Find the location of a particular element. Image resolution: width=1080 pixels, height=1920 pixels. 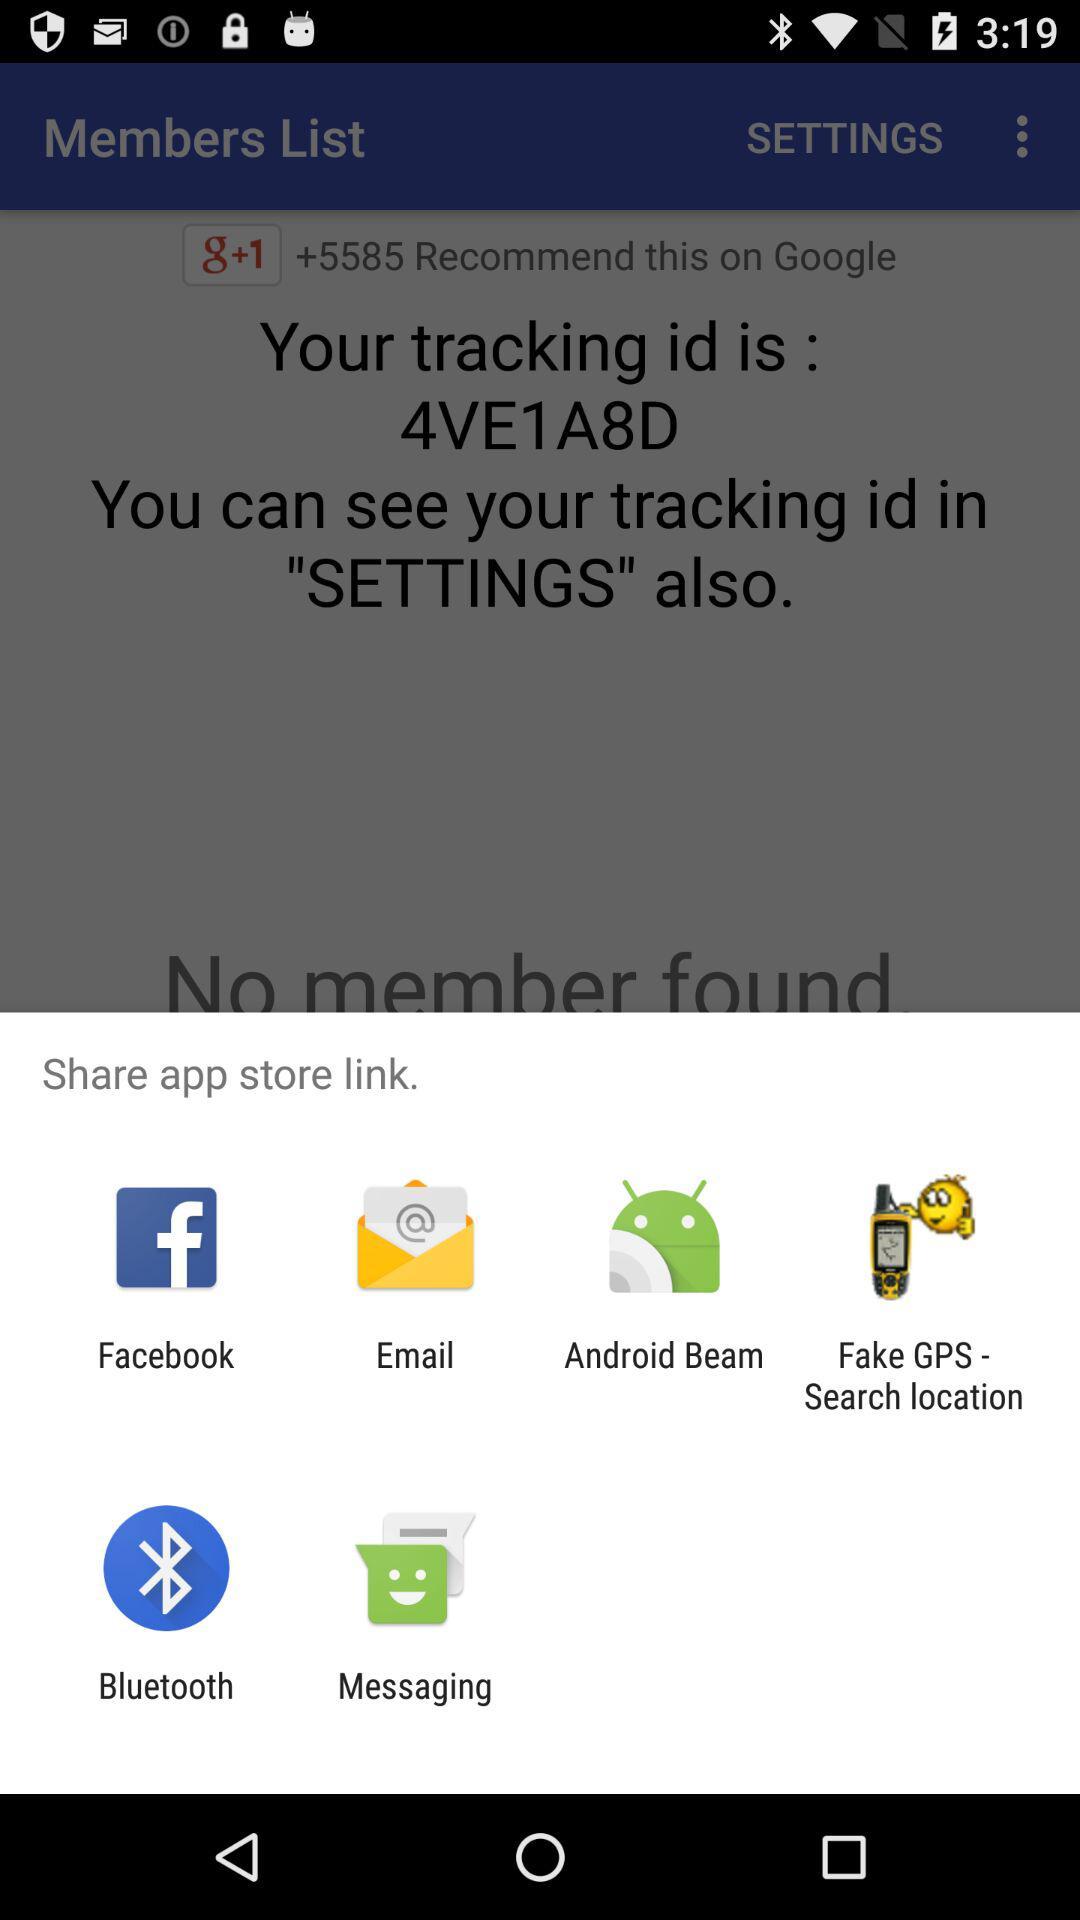

icon next to android beam is located at coordinates (414, 1374).